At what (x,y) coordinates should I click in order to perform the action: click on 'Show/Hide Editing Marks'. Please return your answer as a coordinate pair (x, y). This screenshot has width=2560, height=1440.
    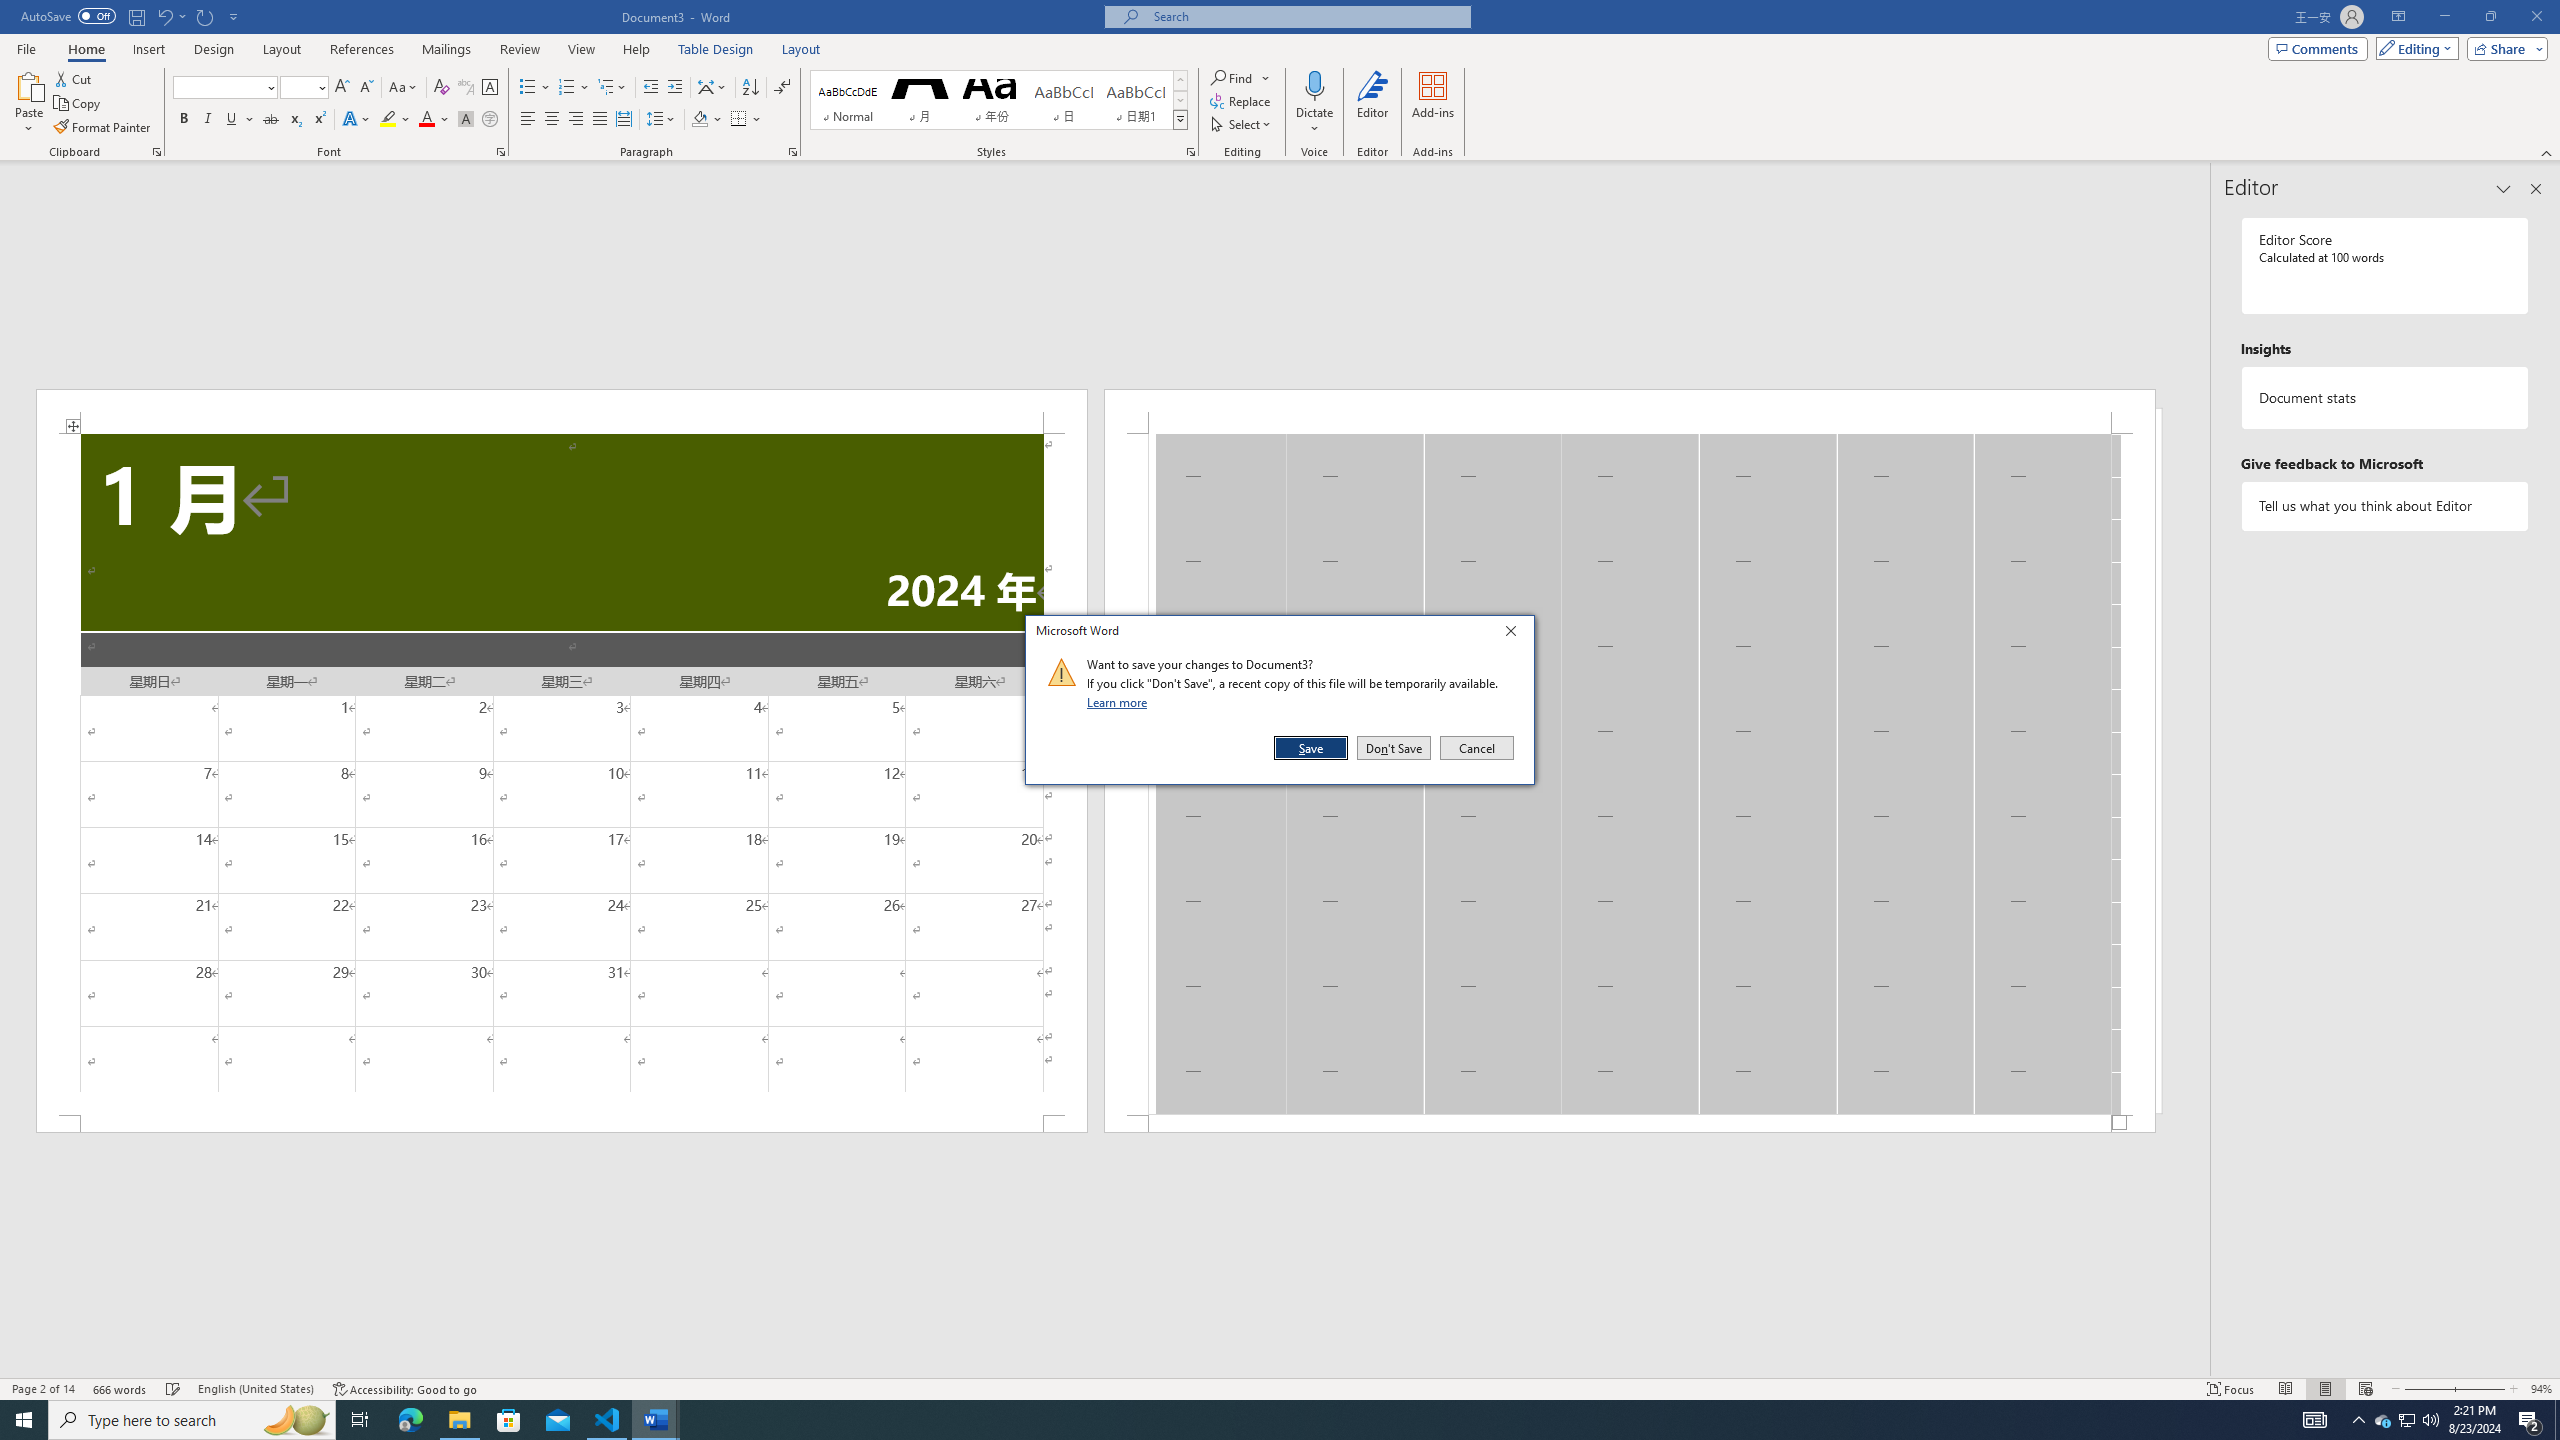
    Looking at the image, I should click on (782, 87).